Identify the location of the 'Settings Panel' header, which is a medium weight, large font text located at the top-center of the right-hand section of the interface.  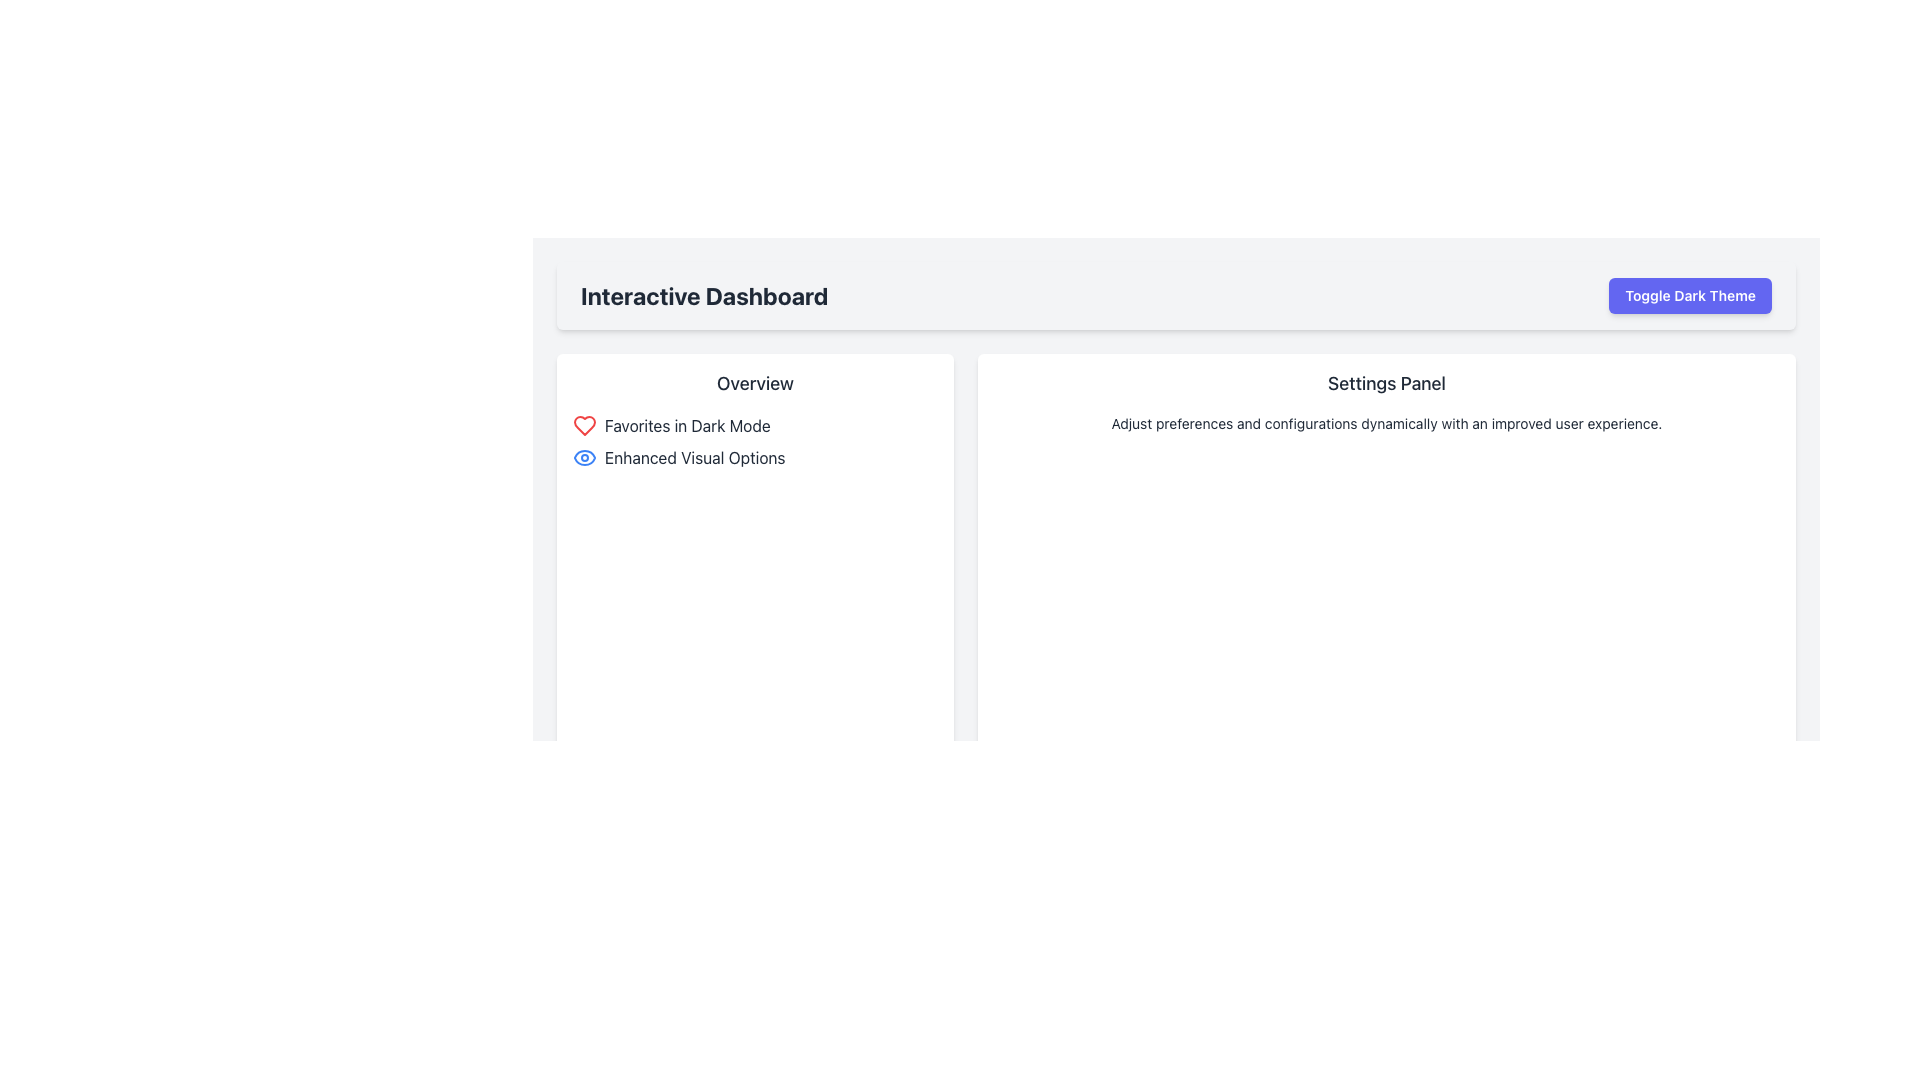
(1386, 384).